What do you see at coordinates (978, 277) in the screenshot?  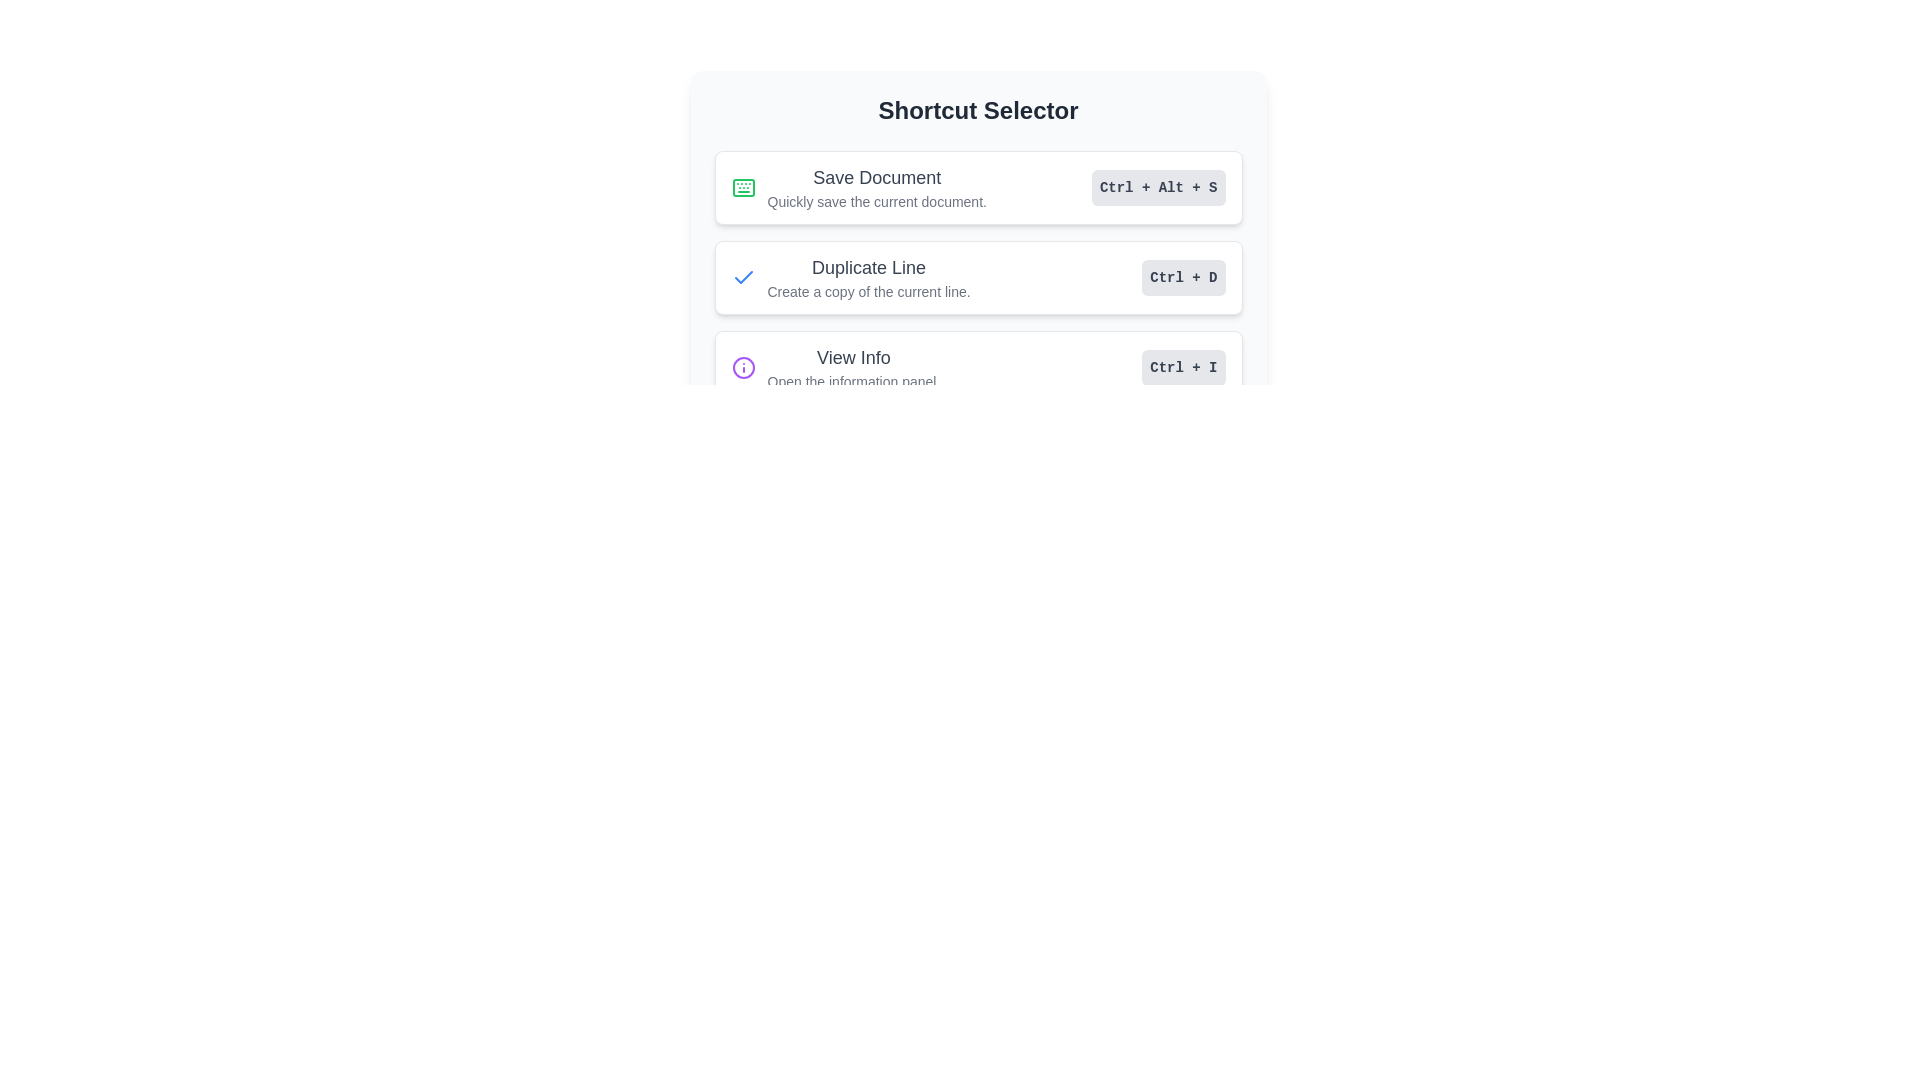 I see `the second item in the 'Shortcut Selector' list, which is the duplicate line option` at bounding box center [978, 277].